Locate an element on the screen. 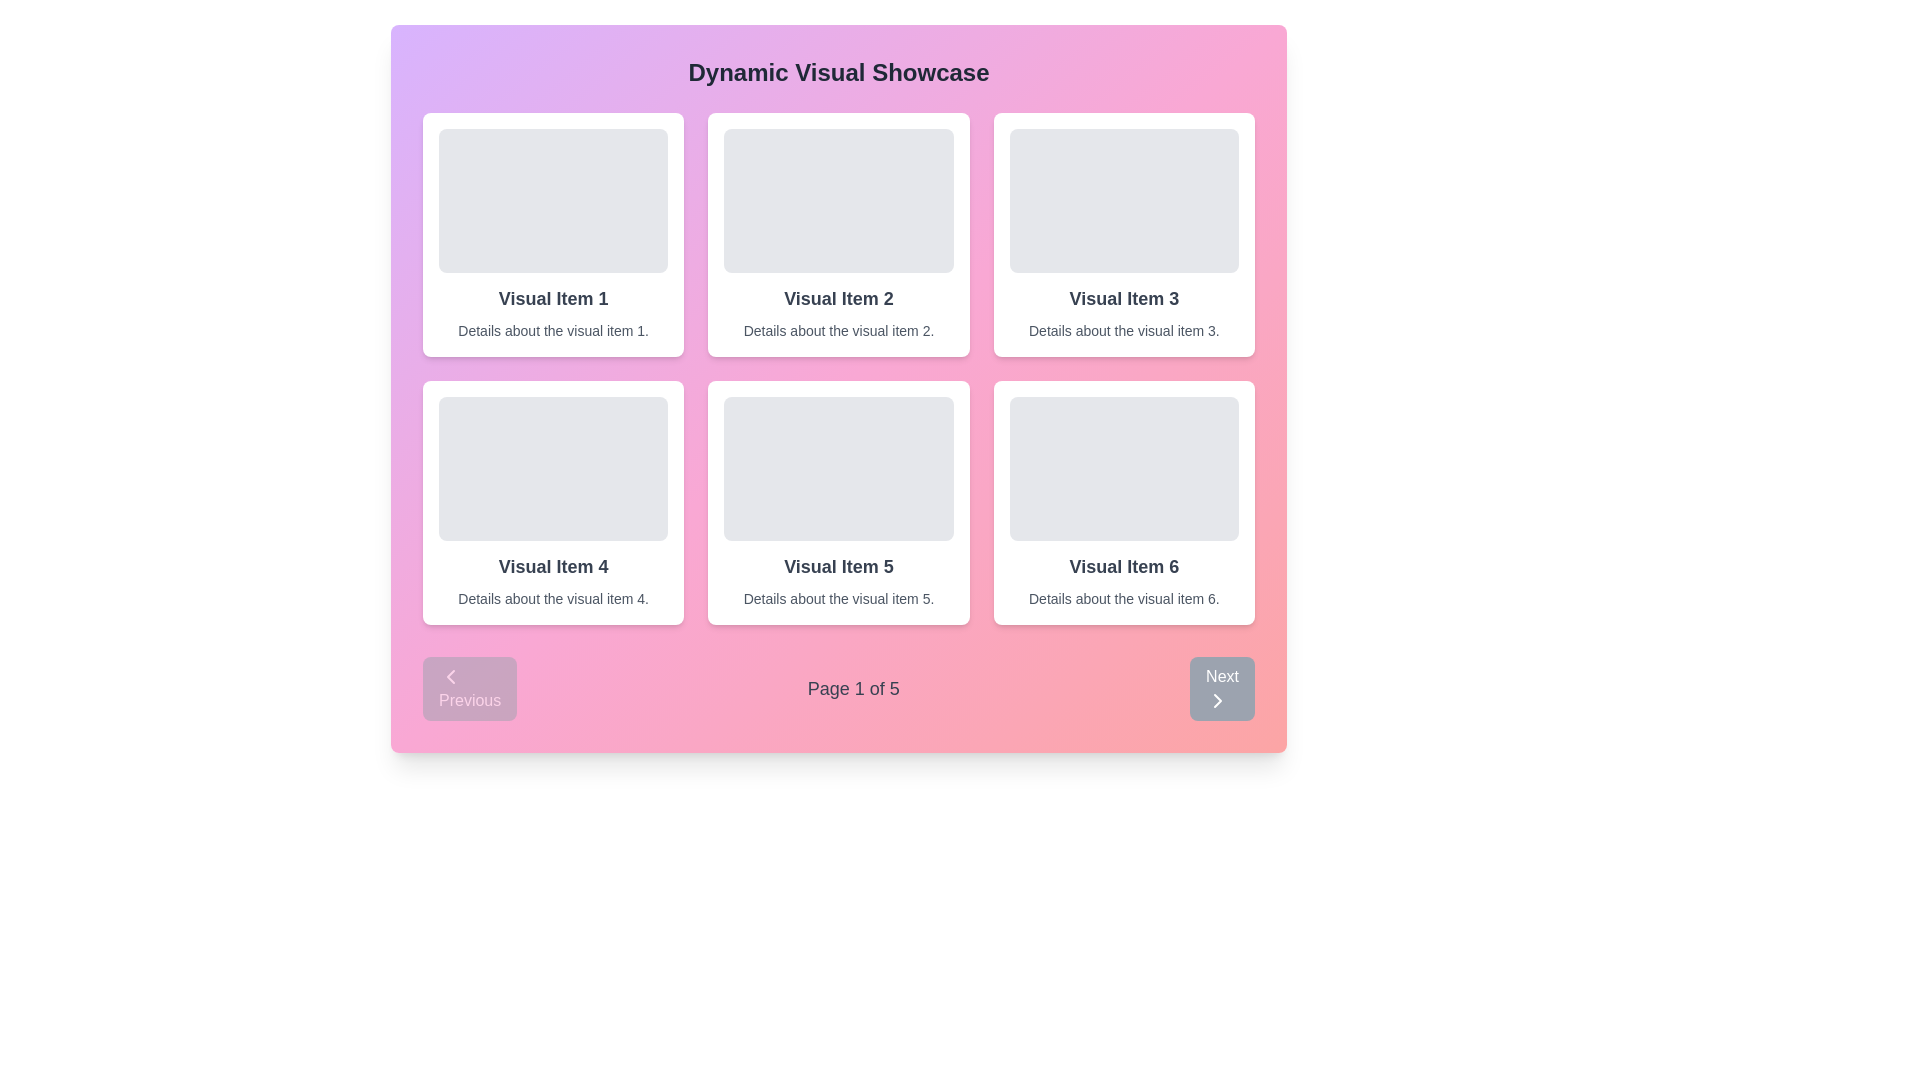 The width and height of the screenshot is (1920, 1080). text component that contains the description phrase 'Details about the visual item 3.' which is styled in a small-sized, gray font and is located beneath the title 'Visual Item 3' within the third card of the grid layout is located at coordinates (1124, 330).